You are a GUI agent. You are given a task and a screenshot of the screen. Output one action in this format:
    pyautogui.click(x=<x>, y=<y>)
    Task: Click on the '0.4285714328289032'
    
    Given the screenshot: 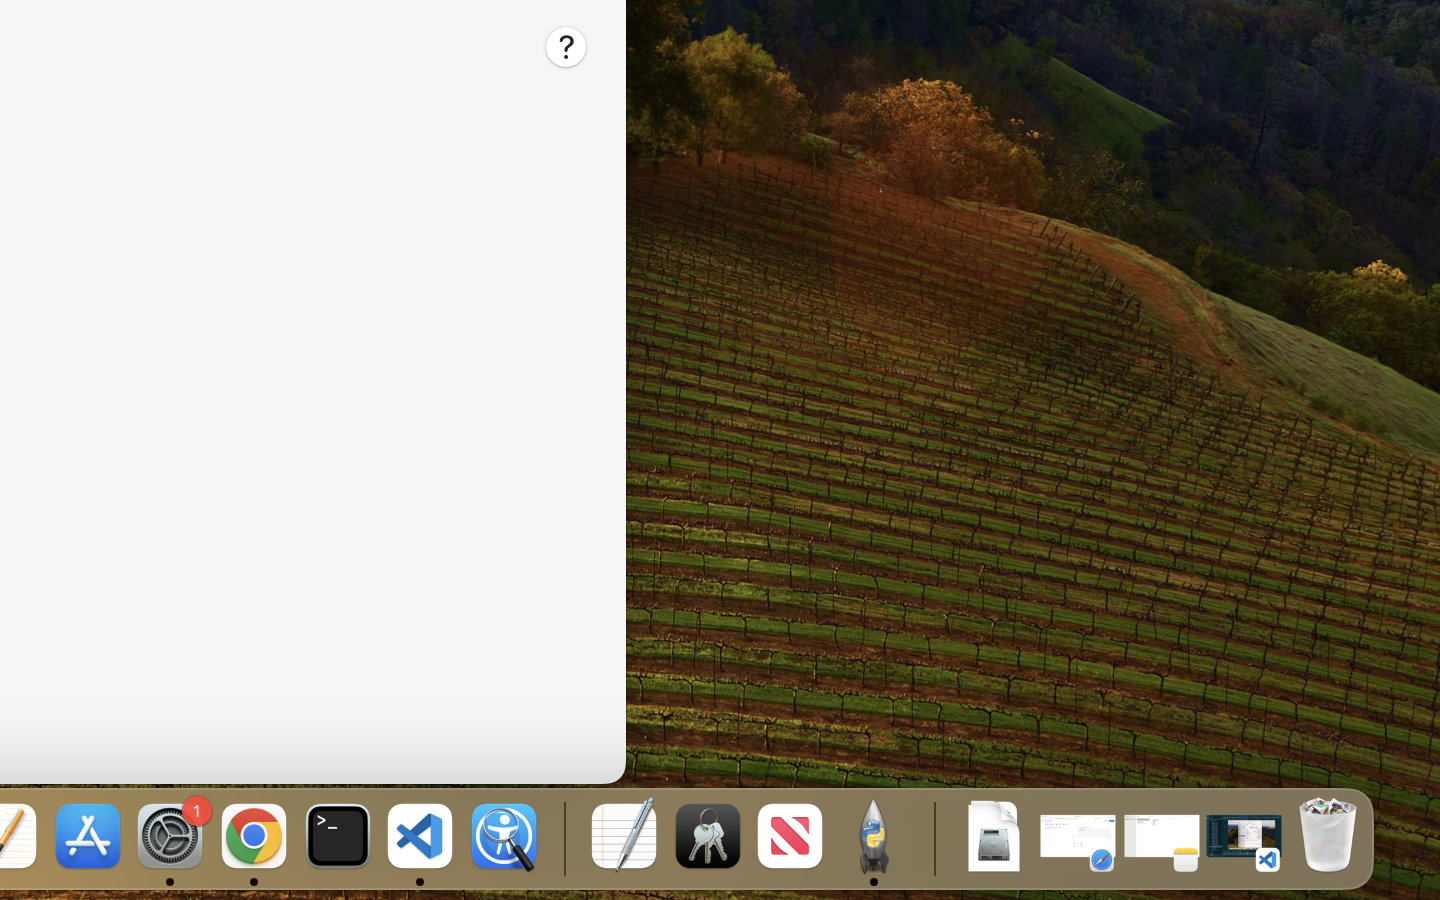 What is the action you would take?
    pyautogui.click(x=562, y=837)
    